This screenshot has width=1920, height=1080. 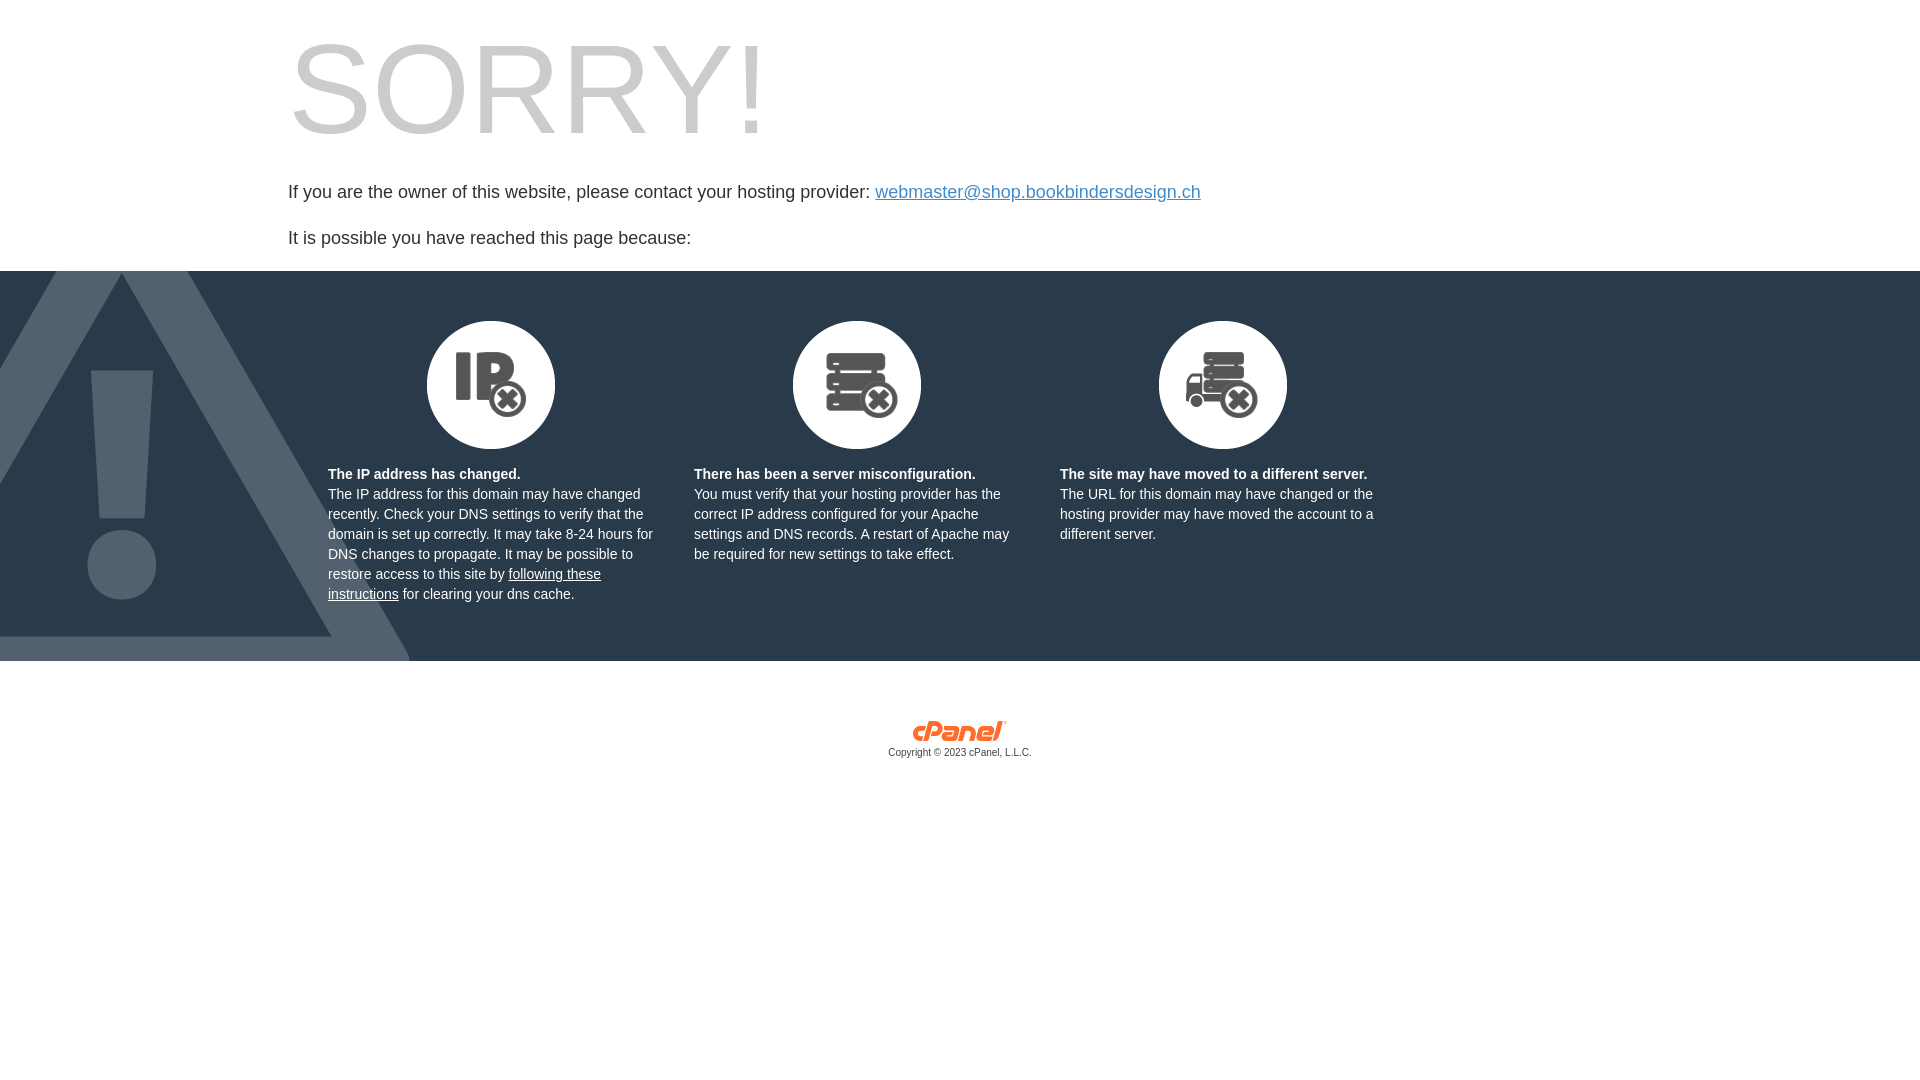 What do you see at coordinates (463, 583) in the screenshot?
I see `'following these instructions'` at bounding box center [463, 583].